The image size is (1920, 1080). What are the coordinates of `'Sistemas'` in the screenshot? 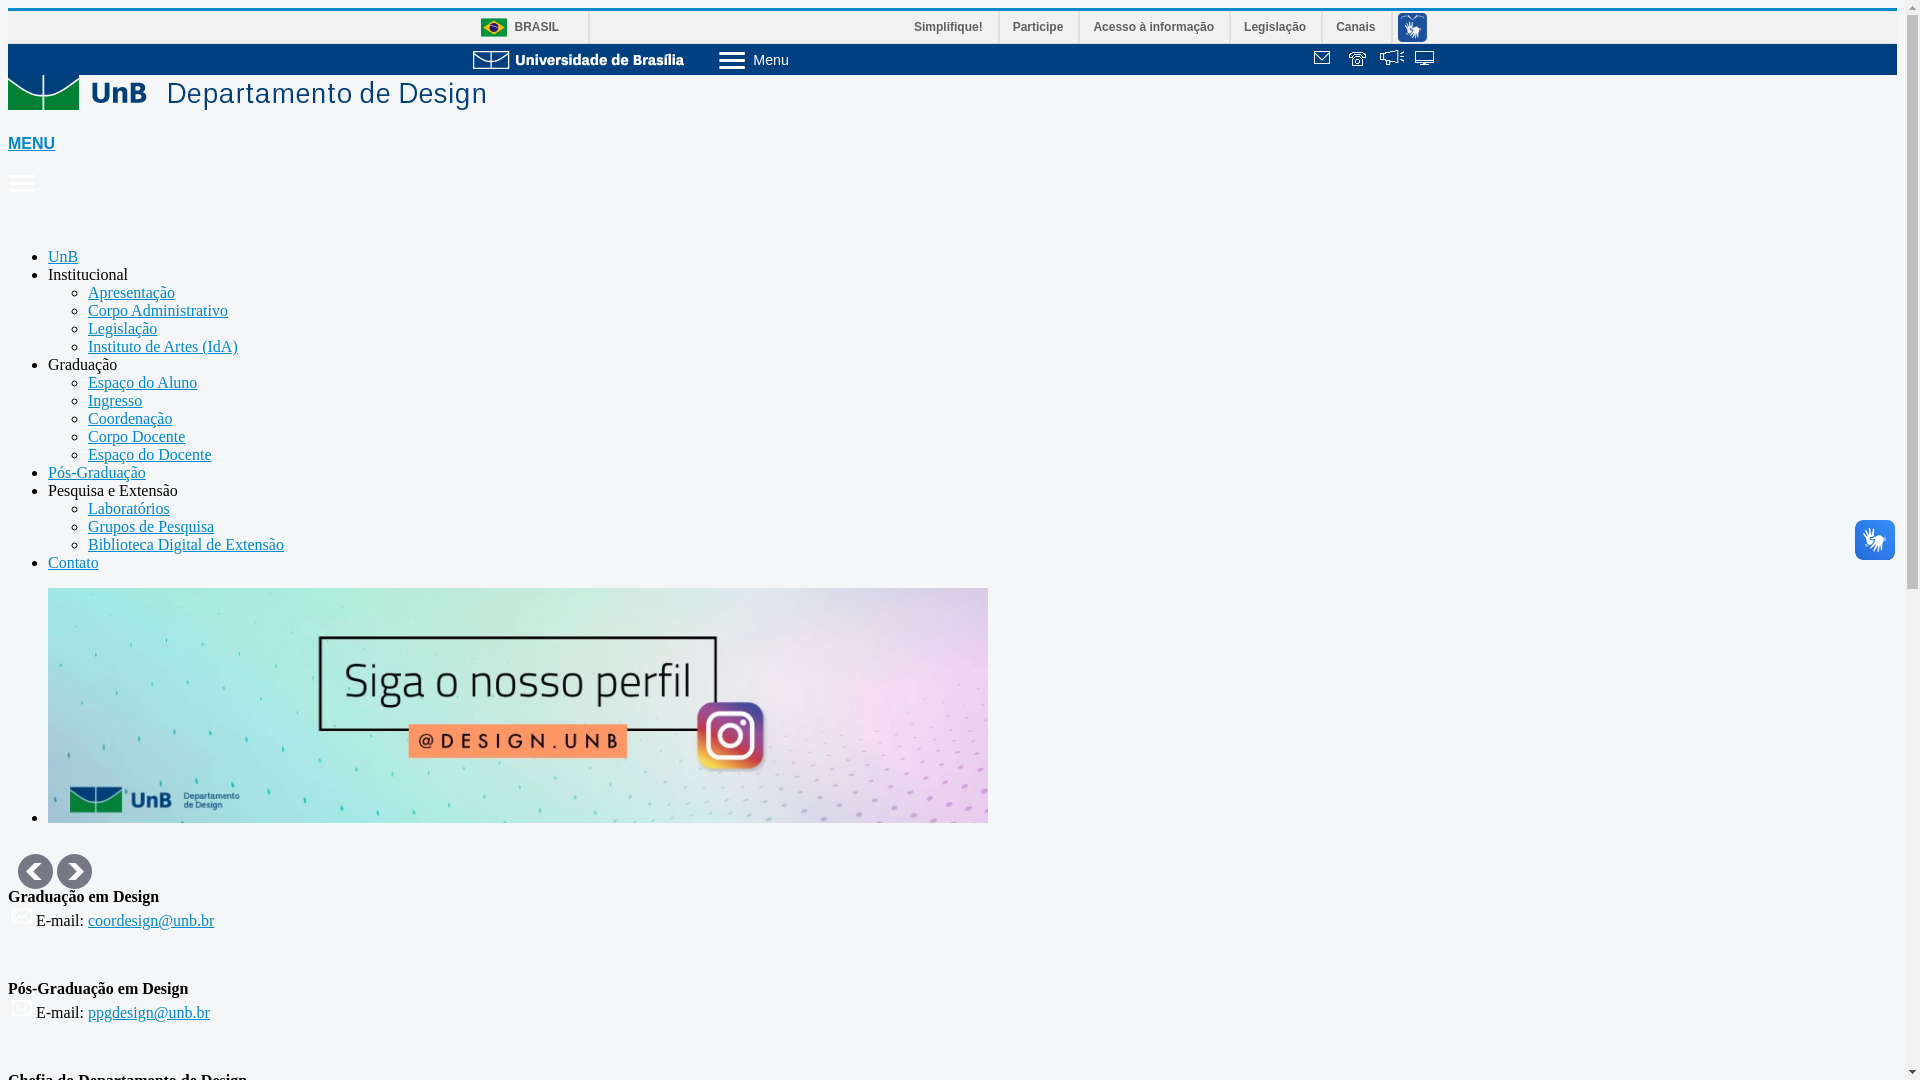 It's located at (1424, 59).